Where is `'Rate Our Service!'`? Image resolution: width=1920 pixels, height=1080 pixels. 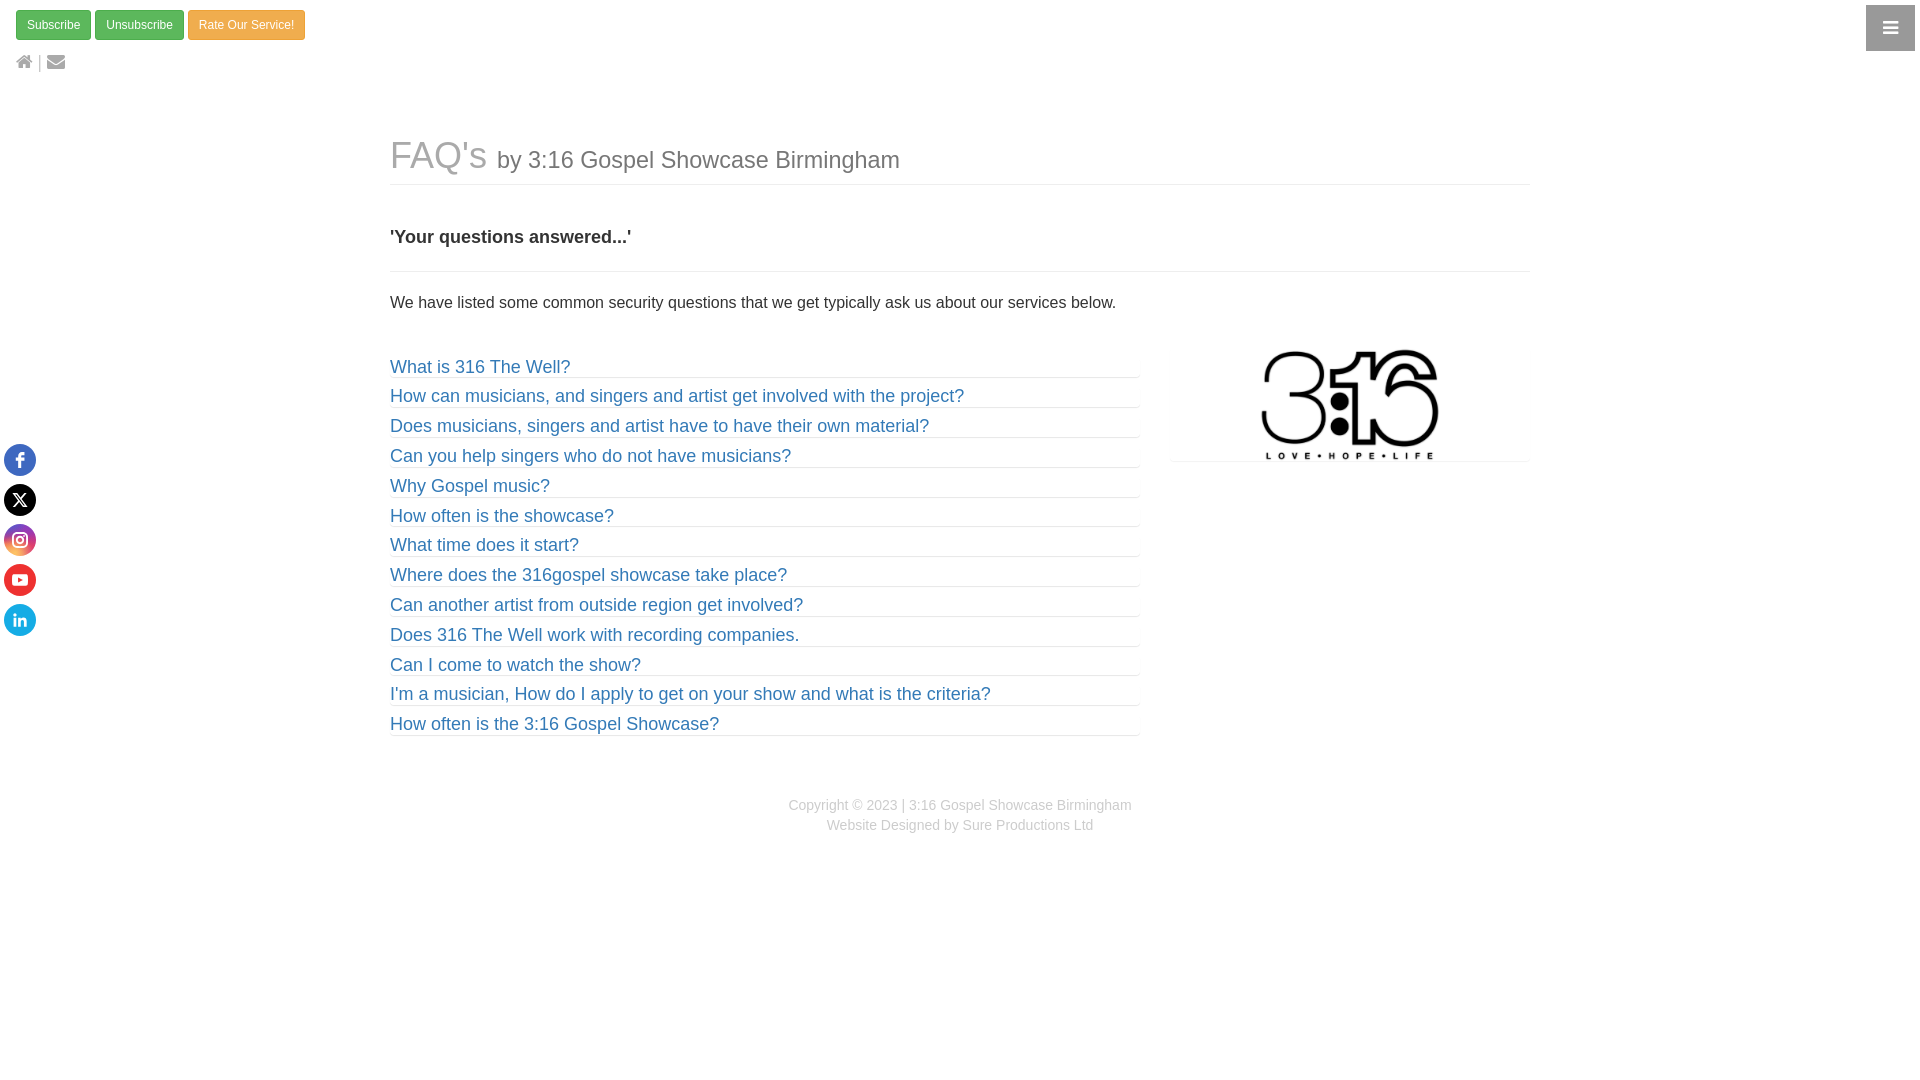
'Rate Our Service!' is located at coordinates (187, 24).